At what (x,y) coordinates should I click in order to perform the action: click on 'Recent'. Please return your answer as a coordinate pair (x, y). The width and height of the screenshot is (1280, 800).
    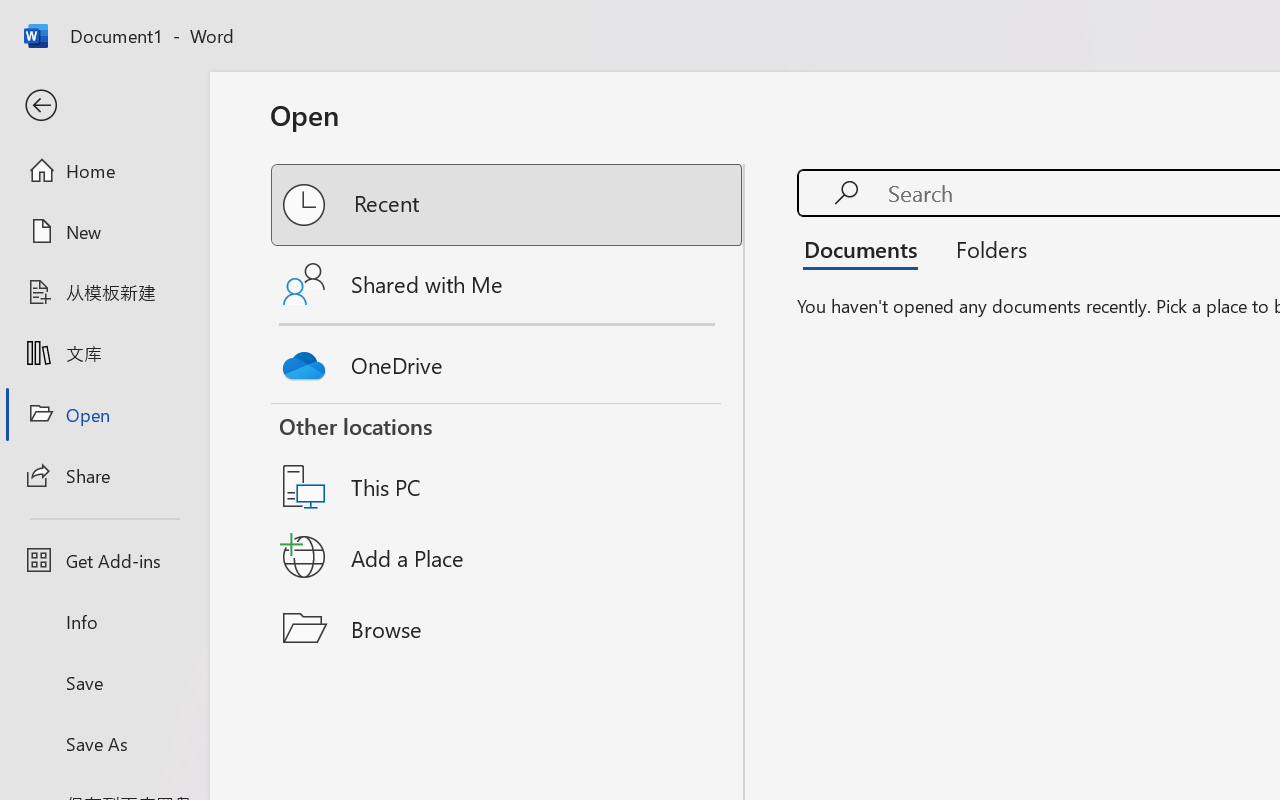
    Looking at the image, I should click on (508, 205).